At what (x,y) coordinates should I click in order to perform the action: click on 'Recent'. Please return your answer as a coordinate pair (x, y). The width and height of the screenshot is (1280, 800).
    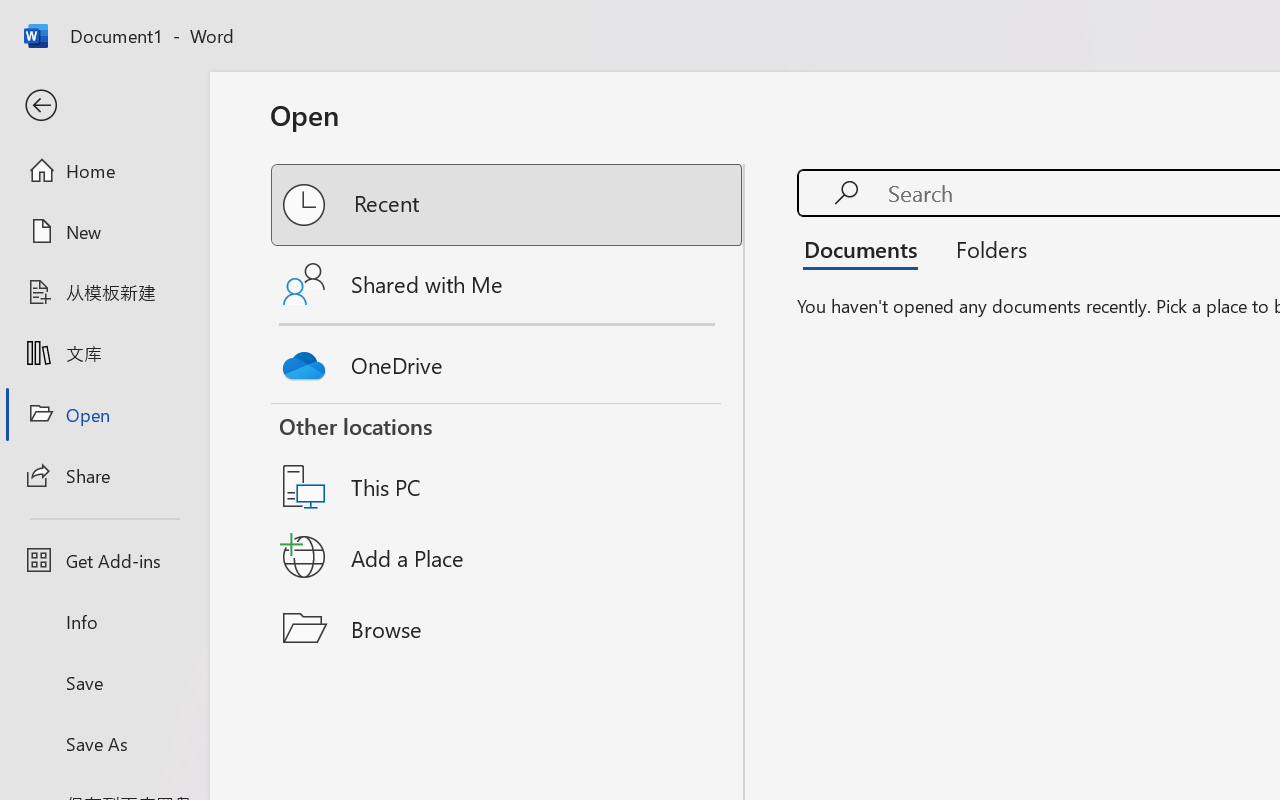
    Looking at the image, I should click on (508, 205).